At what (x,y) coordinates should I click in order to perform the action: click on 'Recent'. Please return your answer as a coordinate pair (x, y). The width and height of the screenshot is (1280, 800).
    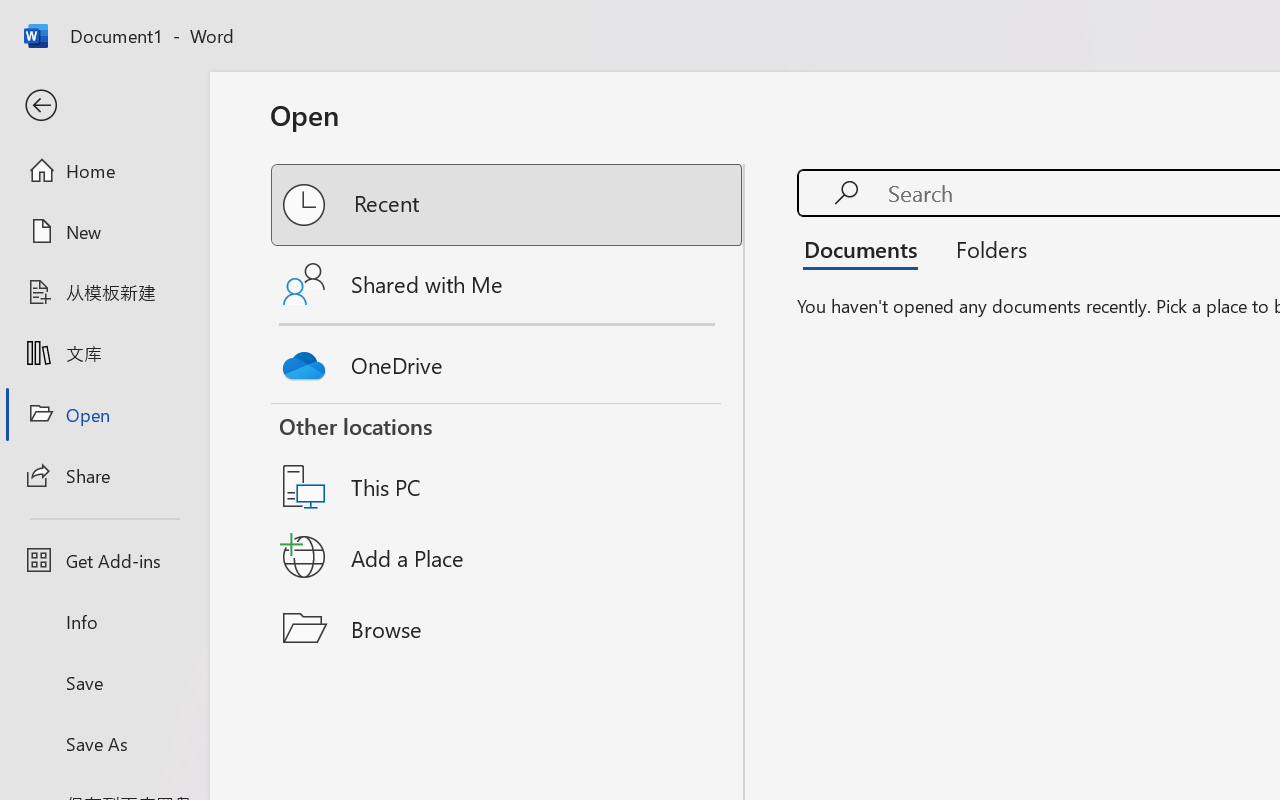
    Looking at the image, I should click on (508, 205).